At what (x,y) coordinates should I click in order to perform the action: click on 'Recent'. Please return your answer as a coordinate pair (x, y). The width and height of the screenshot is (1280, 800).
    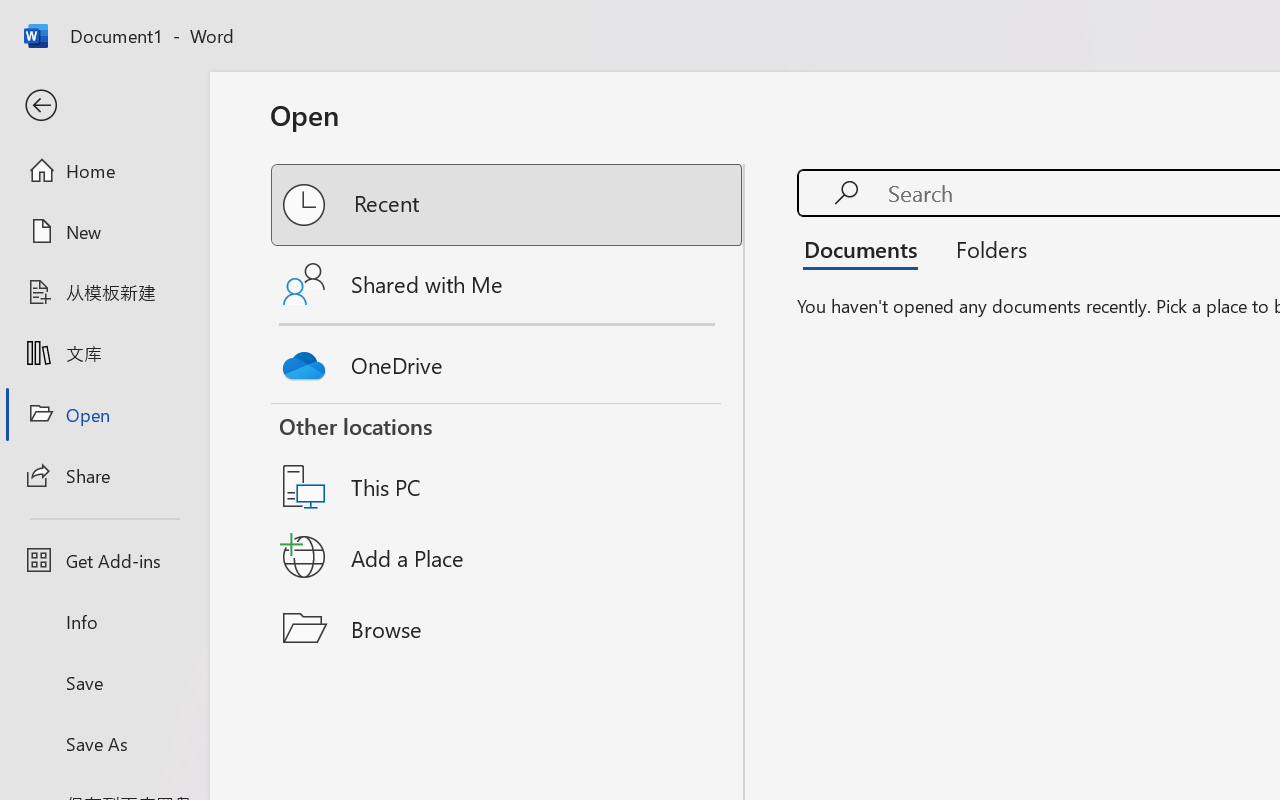
    Looking at the image, I should click on (508, 205).